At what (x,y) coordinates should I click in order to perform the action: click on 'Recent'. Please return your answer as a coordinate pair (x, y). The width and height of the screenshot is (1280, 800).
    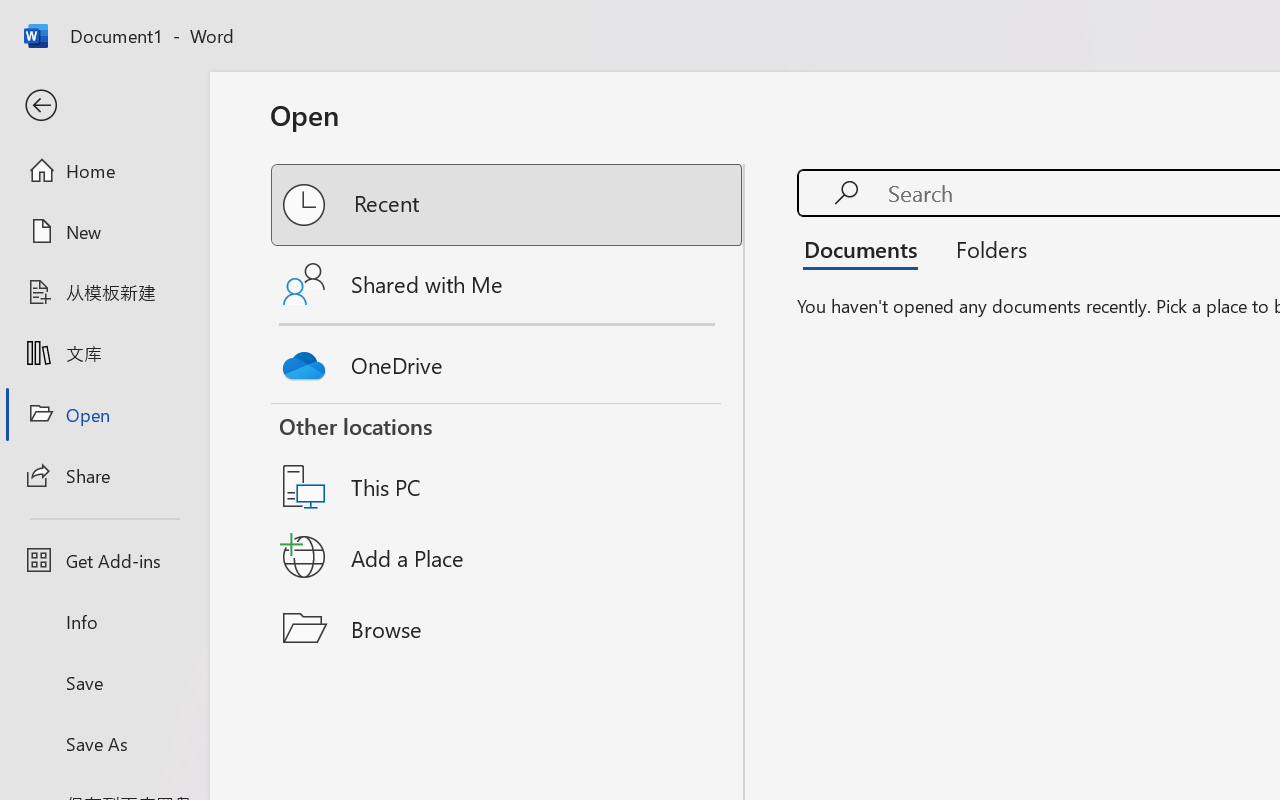
    Looking at the image, I should click on (508, 205).